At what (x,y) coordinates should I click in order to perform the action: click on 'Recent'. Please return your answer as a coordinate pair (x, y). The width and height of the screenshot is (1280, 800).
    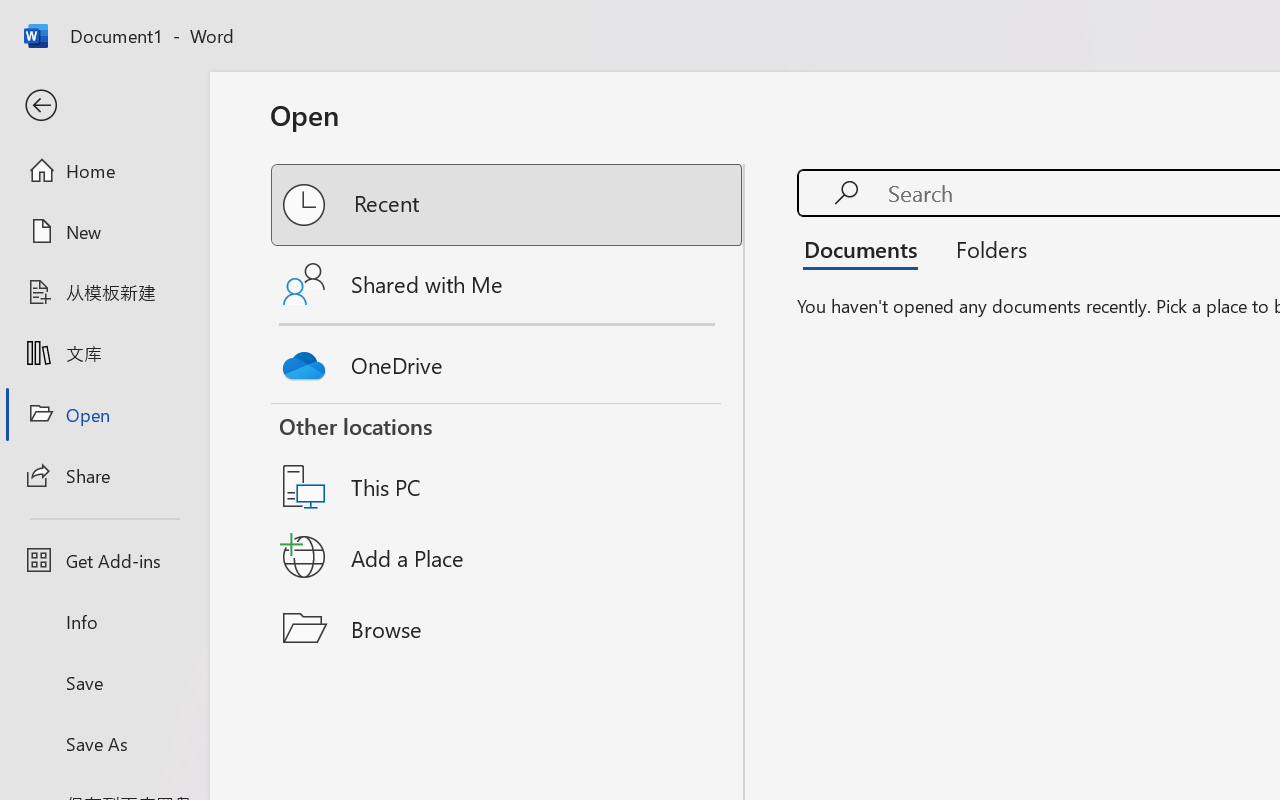
    Looking at the image, I should click on (508, 205).